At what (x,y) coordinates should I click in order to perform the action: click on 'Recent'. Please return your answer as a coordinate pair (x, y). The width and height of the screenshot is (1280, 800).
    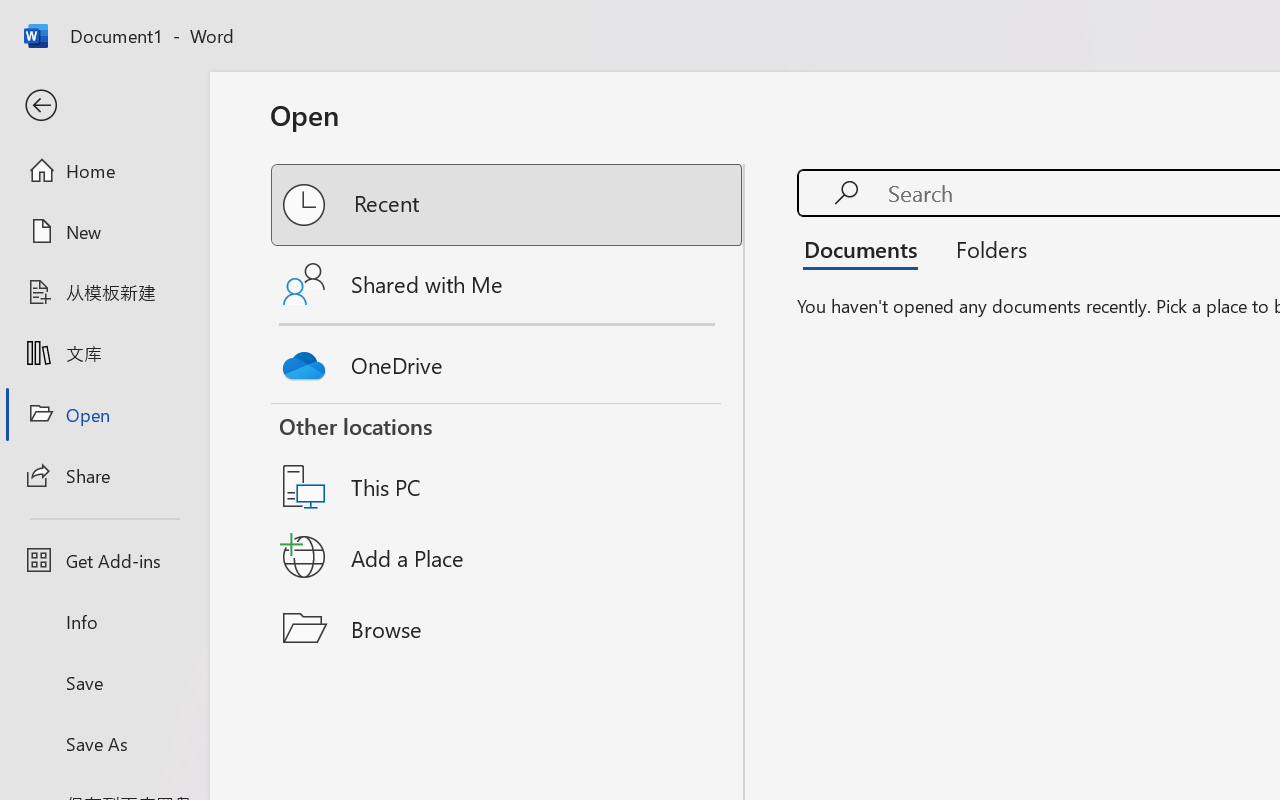
    Looking at the image, I should click on (508, 205).